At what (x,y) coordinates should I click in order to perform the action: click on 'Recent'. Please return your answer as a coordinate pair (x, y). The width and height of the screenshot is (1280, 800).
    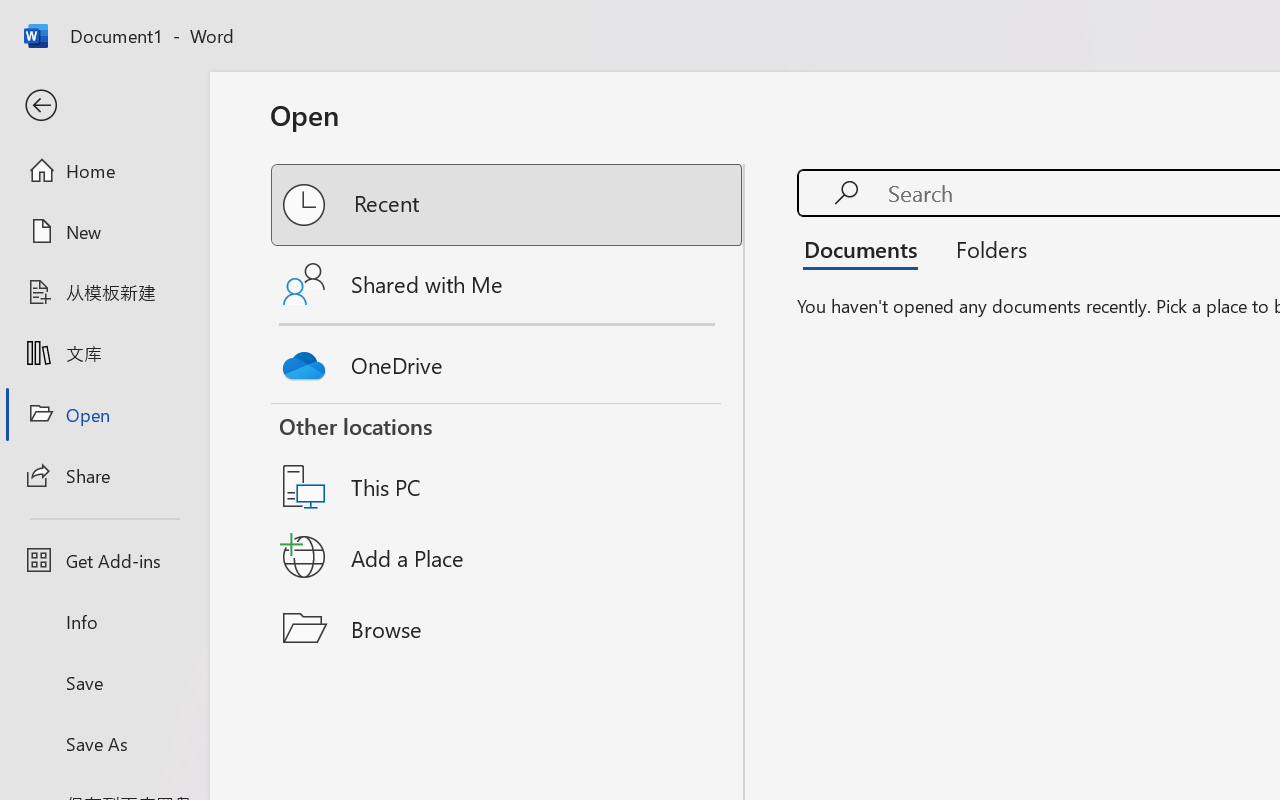
    Looking at the image, I should click on (508, 205).